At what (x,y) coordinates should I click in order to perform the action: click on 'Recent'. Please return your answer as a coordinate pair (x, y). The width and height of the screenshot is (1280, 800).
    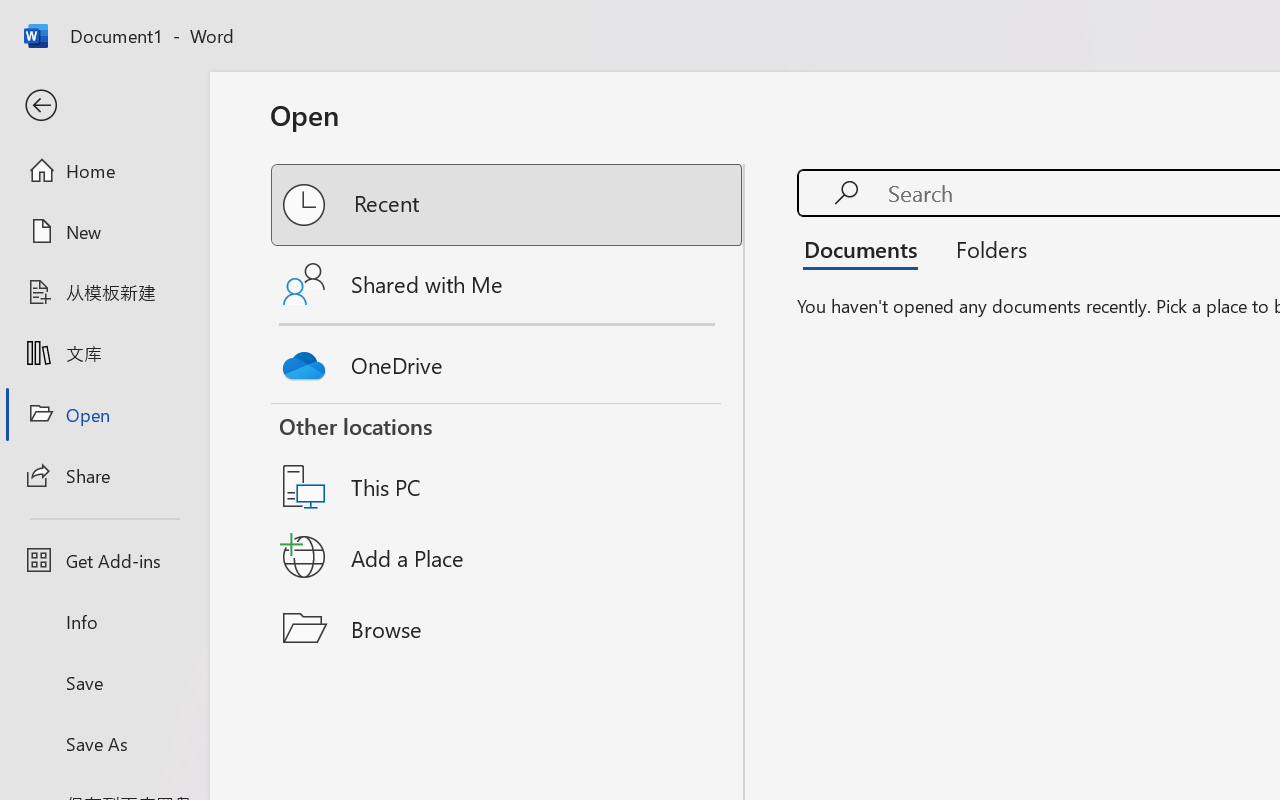
    Looking at the image, I should click on (508, 205).